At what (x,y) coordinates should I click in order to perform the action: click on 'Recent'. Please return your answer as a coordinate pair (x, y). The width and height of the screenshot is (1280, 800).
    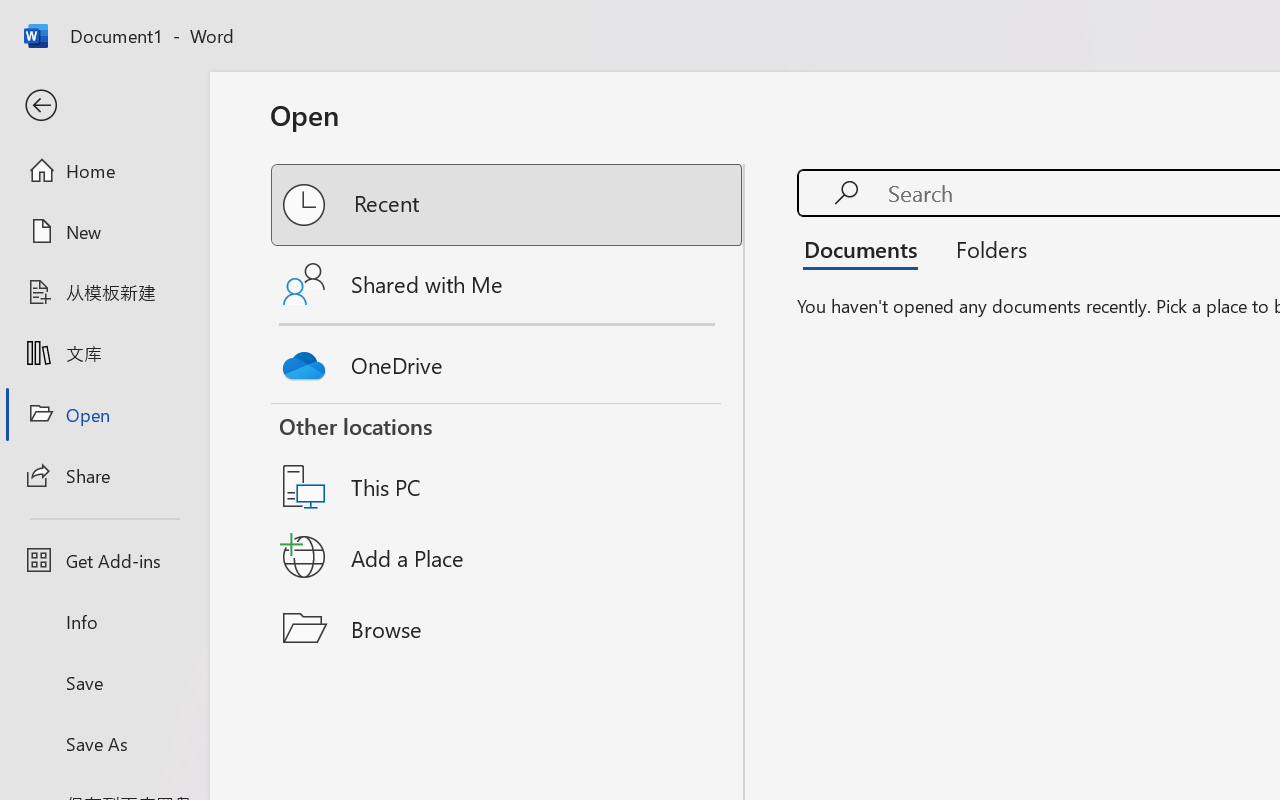
    Looking at the image, I should click on (508, 205).